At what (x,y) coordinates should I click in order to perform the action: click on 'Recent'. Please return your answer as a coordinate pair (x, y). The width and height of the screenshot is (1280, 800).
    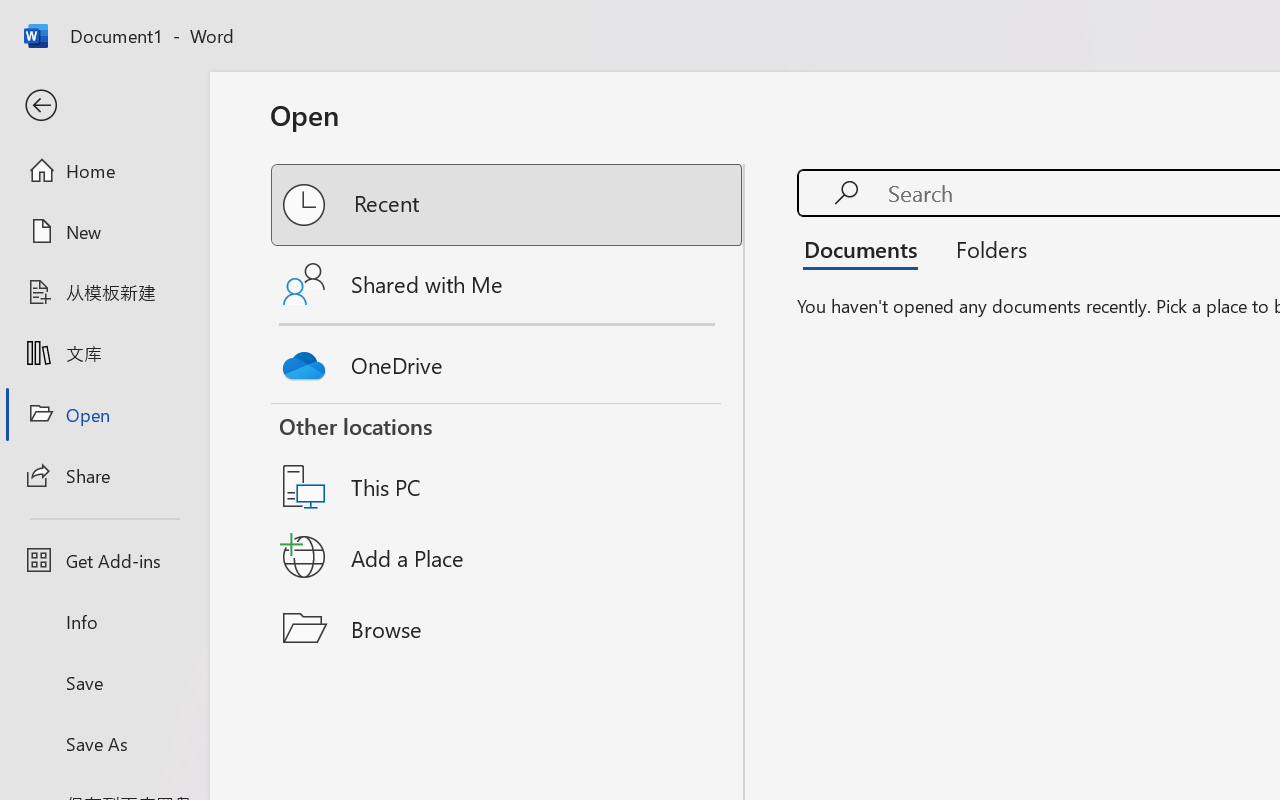
    Looking at the image, I should click on (508, 205).